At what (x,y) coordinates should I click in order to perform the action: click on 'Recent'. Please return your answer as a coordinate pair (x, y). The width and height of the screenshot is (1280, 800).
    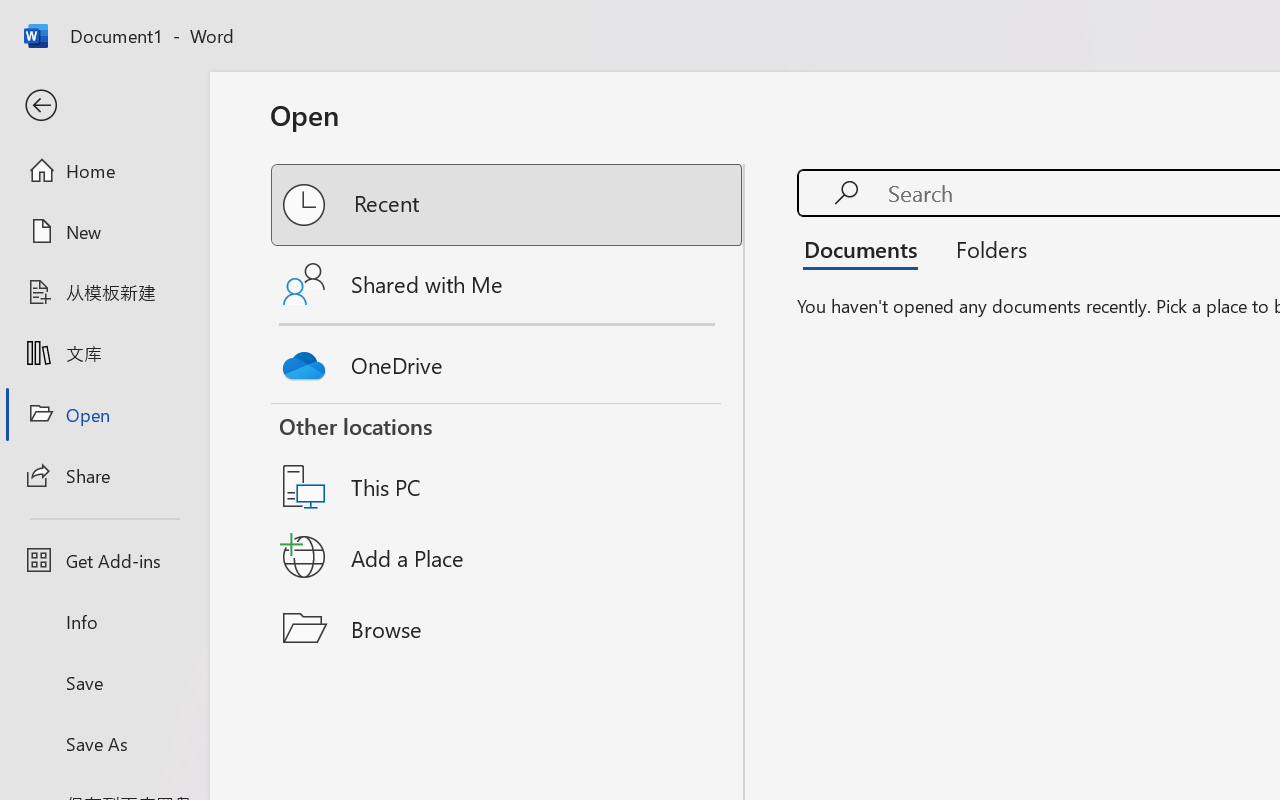
    Looking at the image, I should click on (508, 205).